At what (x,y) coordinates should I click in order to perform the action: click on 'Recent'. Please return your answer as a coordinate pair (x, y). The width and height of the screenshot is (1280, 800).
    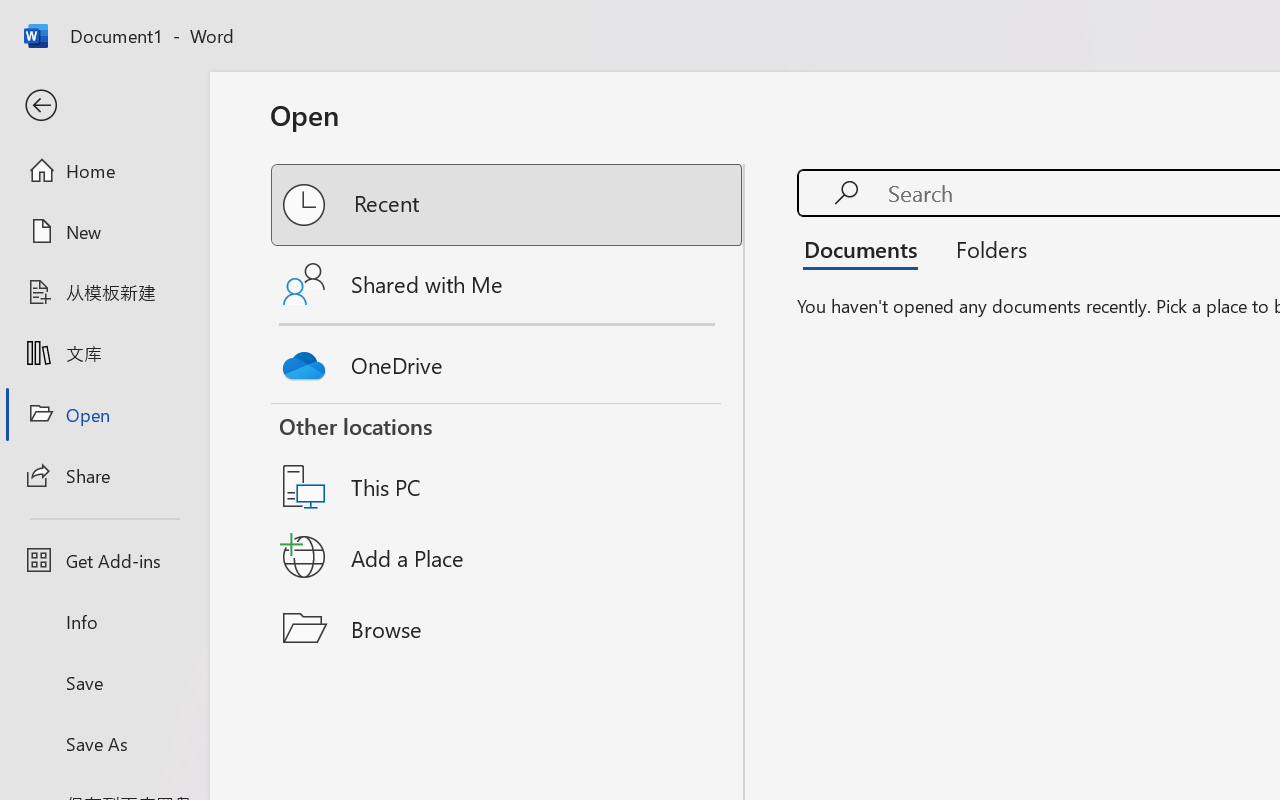
    Looking at the image, I should click on (508, 205).